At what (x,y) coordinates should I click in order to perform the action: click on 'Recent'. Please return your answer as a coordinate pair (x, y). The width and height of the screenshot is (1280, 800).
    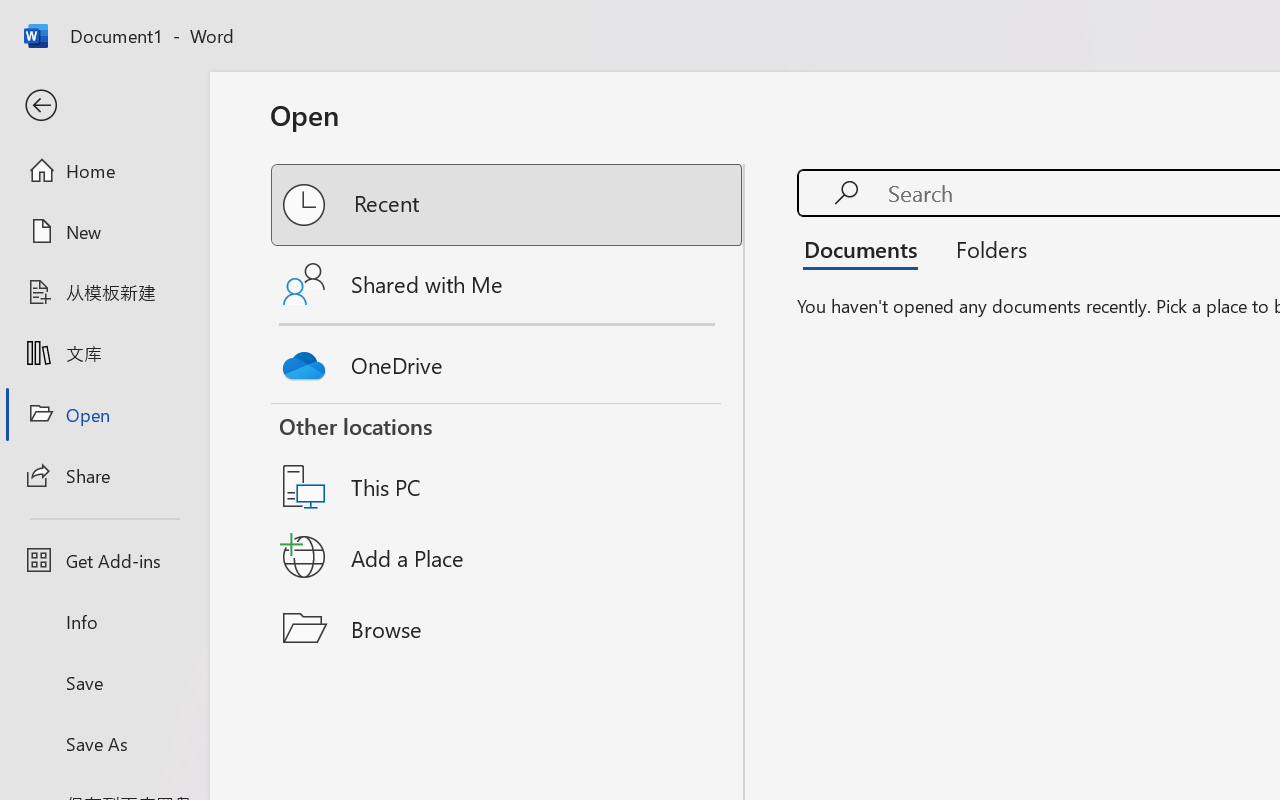
    Looking at the image, I should click on (508, 205).